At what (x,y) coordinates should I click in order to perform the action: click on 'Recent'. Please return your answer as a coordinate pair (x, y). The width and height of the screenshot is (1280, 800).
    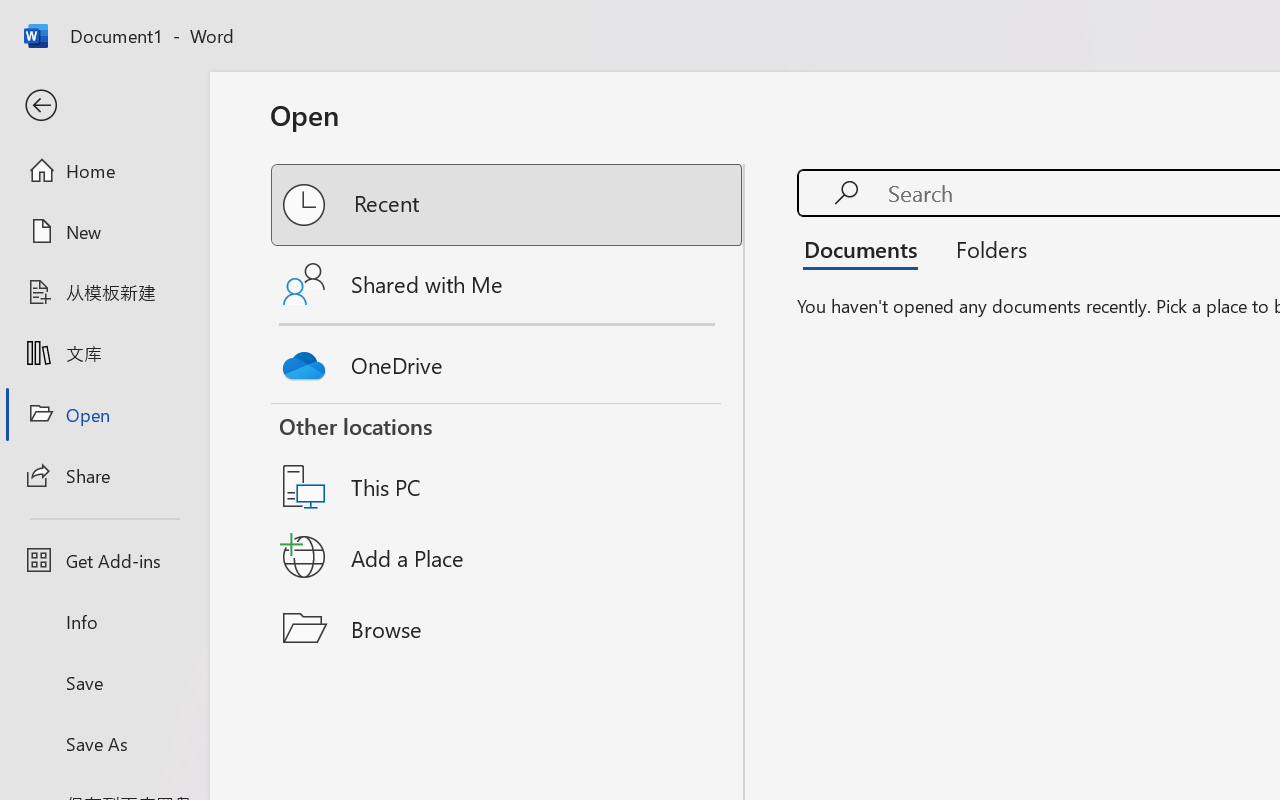
    Looking at the image, I should click on (508, 205).